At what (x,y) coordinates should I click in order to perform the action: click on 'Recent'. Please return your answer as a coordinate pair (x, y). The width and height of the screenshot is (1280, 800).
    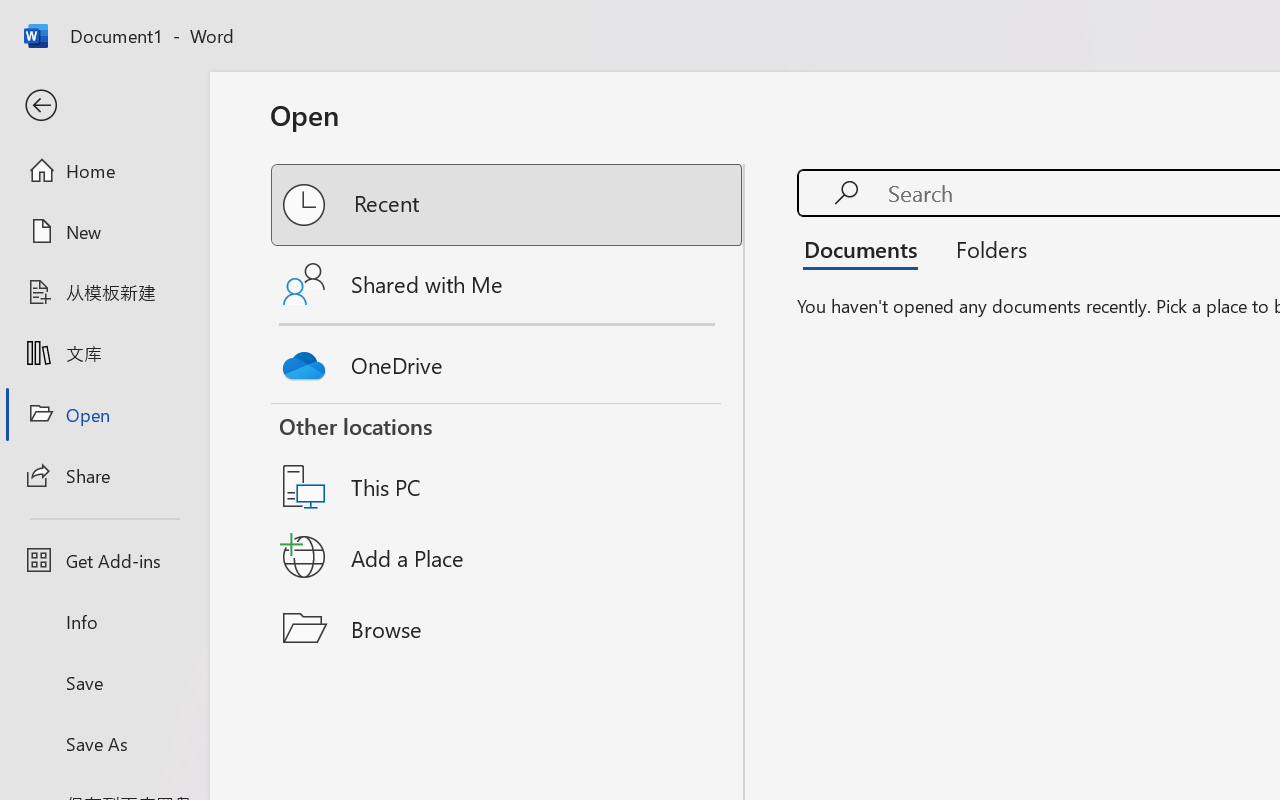
    Looking at the image, I should click on (508, 205).